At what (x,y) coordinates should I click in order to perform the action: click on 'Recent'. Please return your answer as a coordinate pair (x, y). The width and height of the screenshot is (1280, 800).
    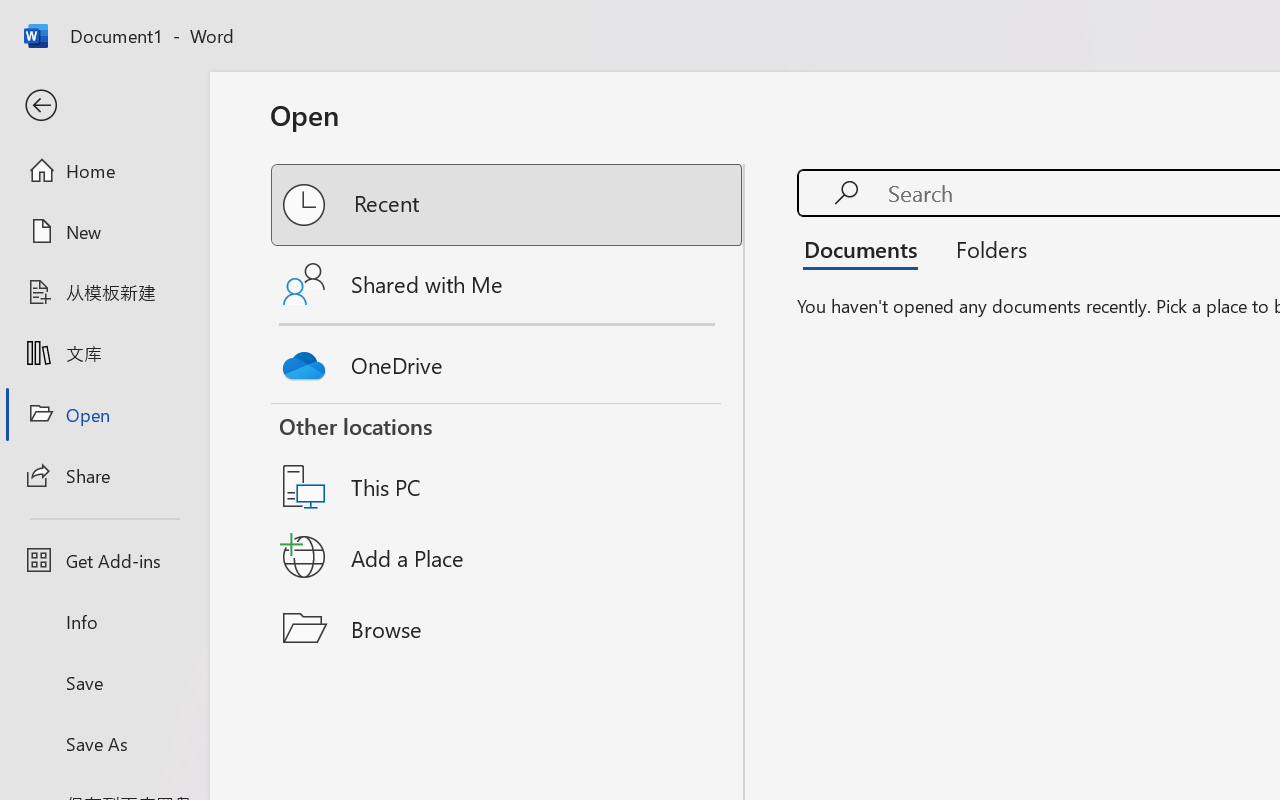
    Looking at the image, I should click on (508, 205).